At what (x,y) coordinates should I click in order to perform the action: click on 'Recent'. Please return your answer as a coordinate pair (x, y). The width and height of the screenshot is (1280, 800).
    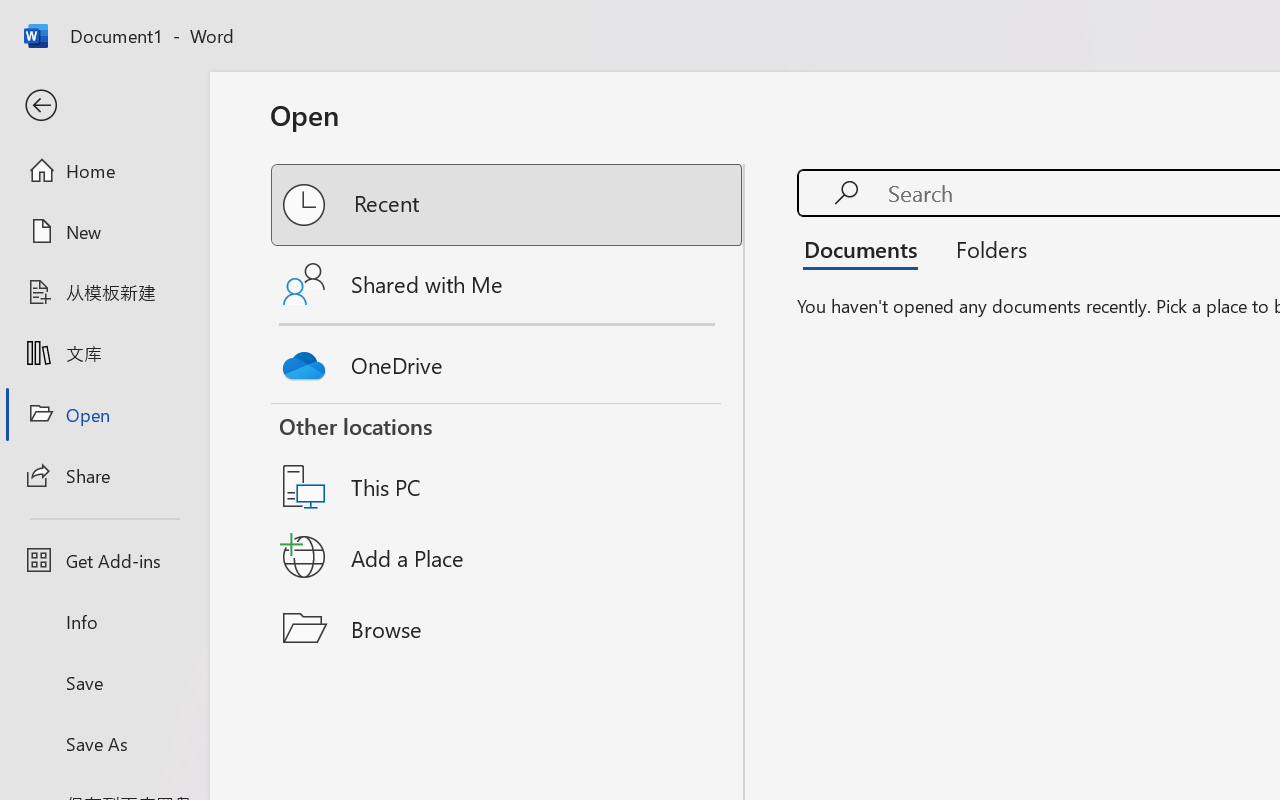
    Looking at the image, I should click on (508, 205).